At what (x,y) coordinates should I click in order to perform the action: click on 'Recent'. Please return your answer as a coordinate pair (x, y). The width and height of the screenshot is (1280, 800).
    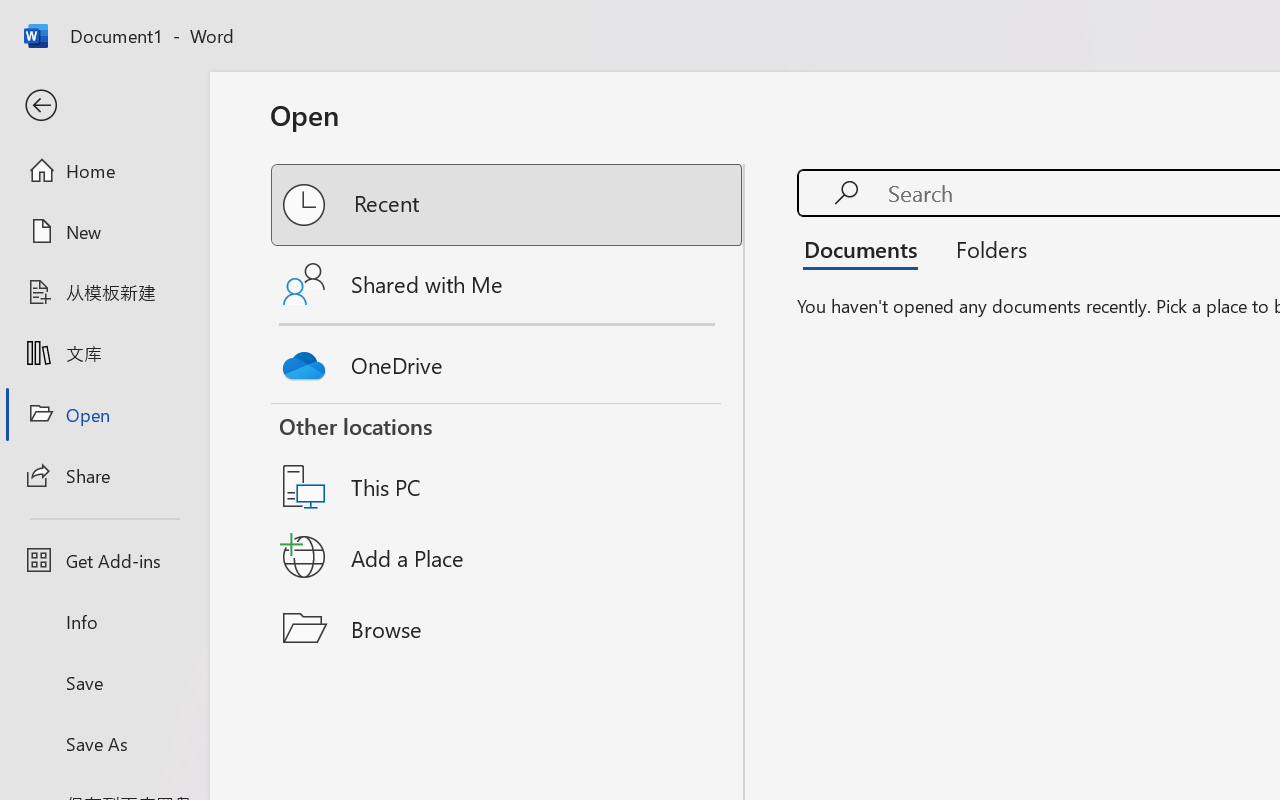
    Looking at the image, I should click on (508, 205).